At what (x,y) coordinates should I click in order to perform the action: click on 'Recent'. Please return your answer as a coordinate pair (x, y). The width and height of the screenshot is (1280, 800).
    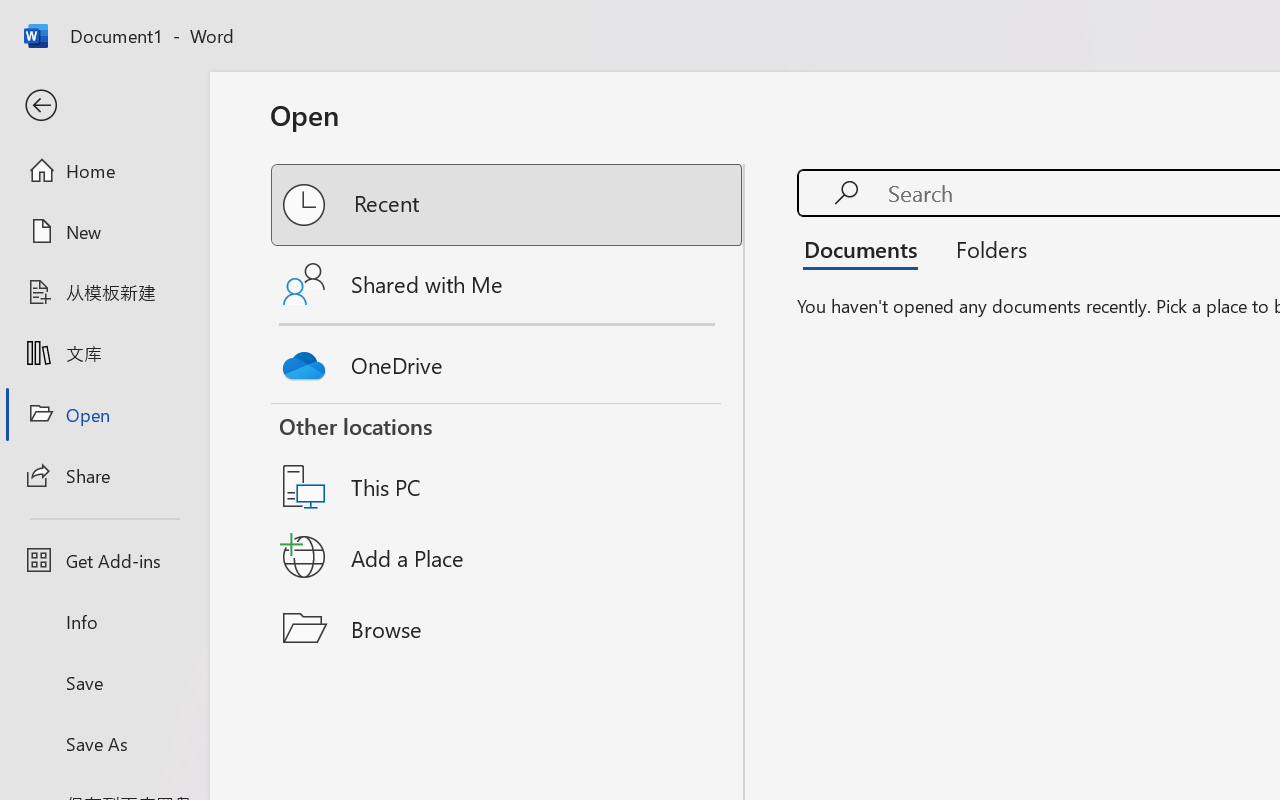
    Looking at the image, I should click on (508, 205).